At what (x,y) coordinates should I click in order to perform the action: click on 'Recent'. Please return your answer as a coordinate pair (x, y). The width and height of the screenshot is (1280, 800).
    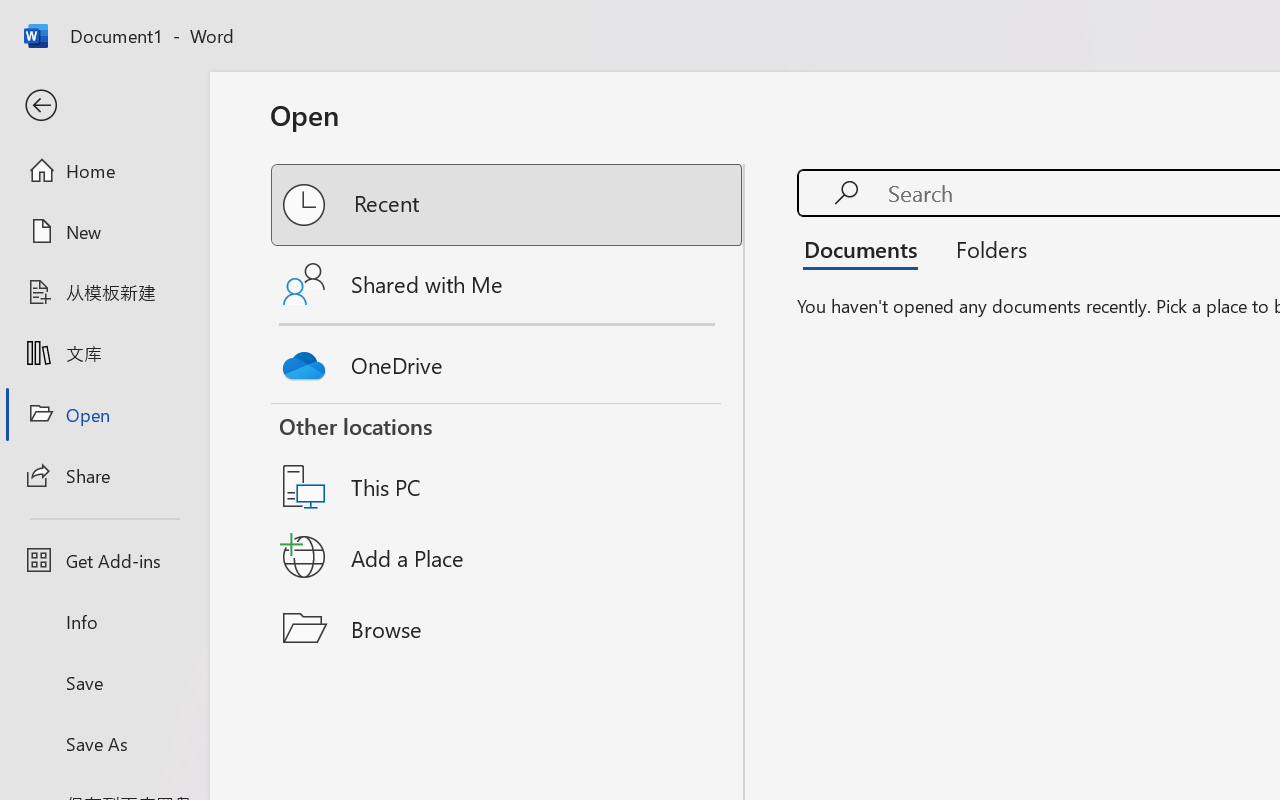
    Looking at the image, I should click on (508, 205).